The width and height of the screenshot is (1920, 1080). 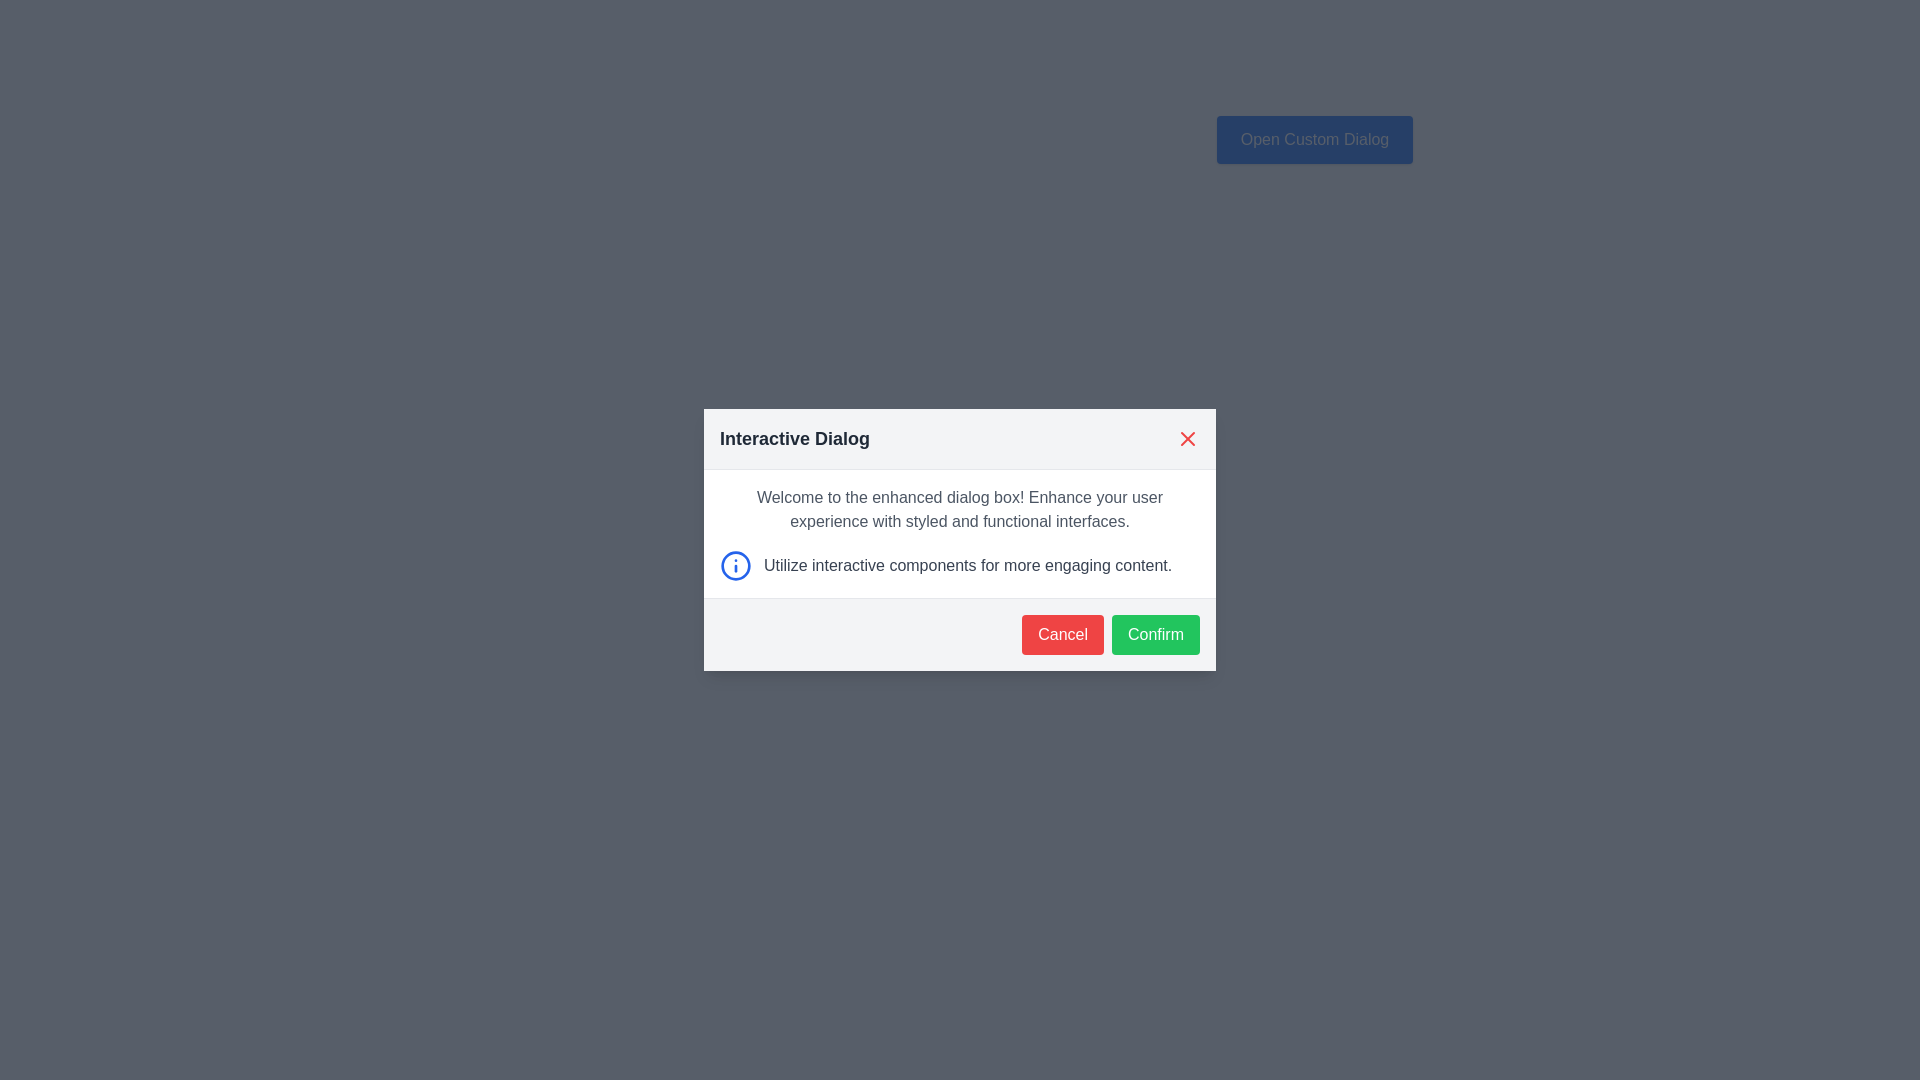 I want to click on the red-colored cross icon button located in the top-right corner of the 'Interactive Dialog' header, so click(x=1188, y=438).